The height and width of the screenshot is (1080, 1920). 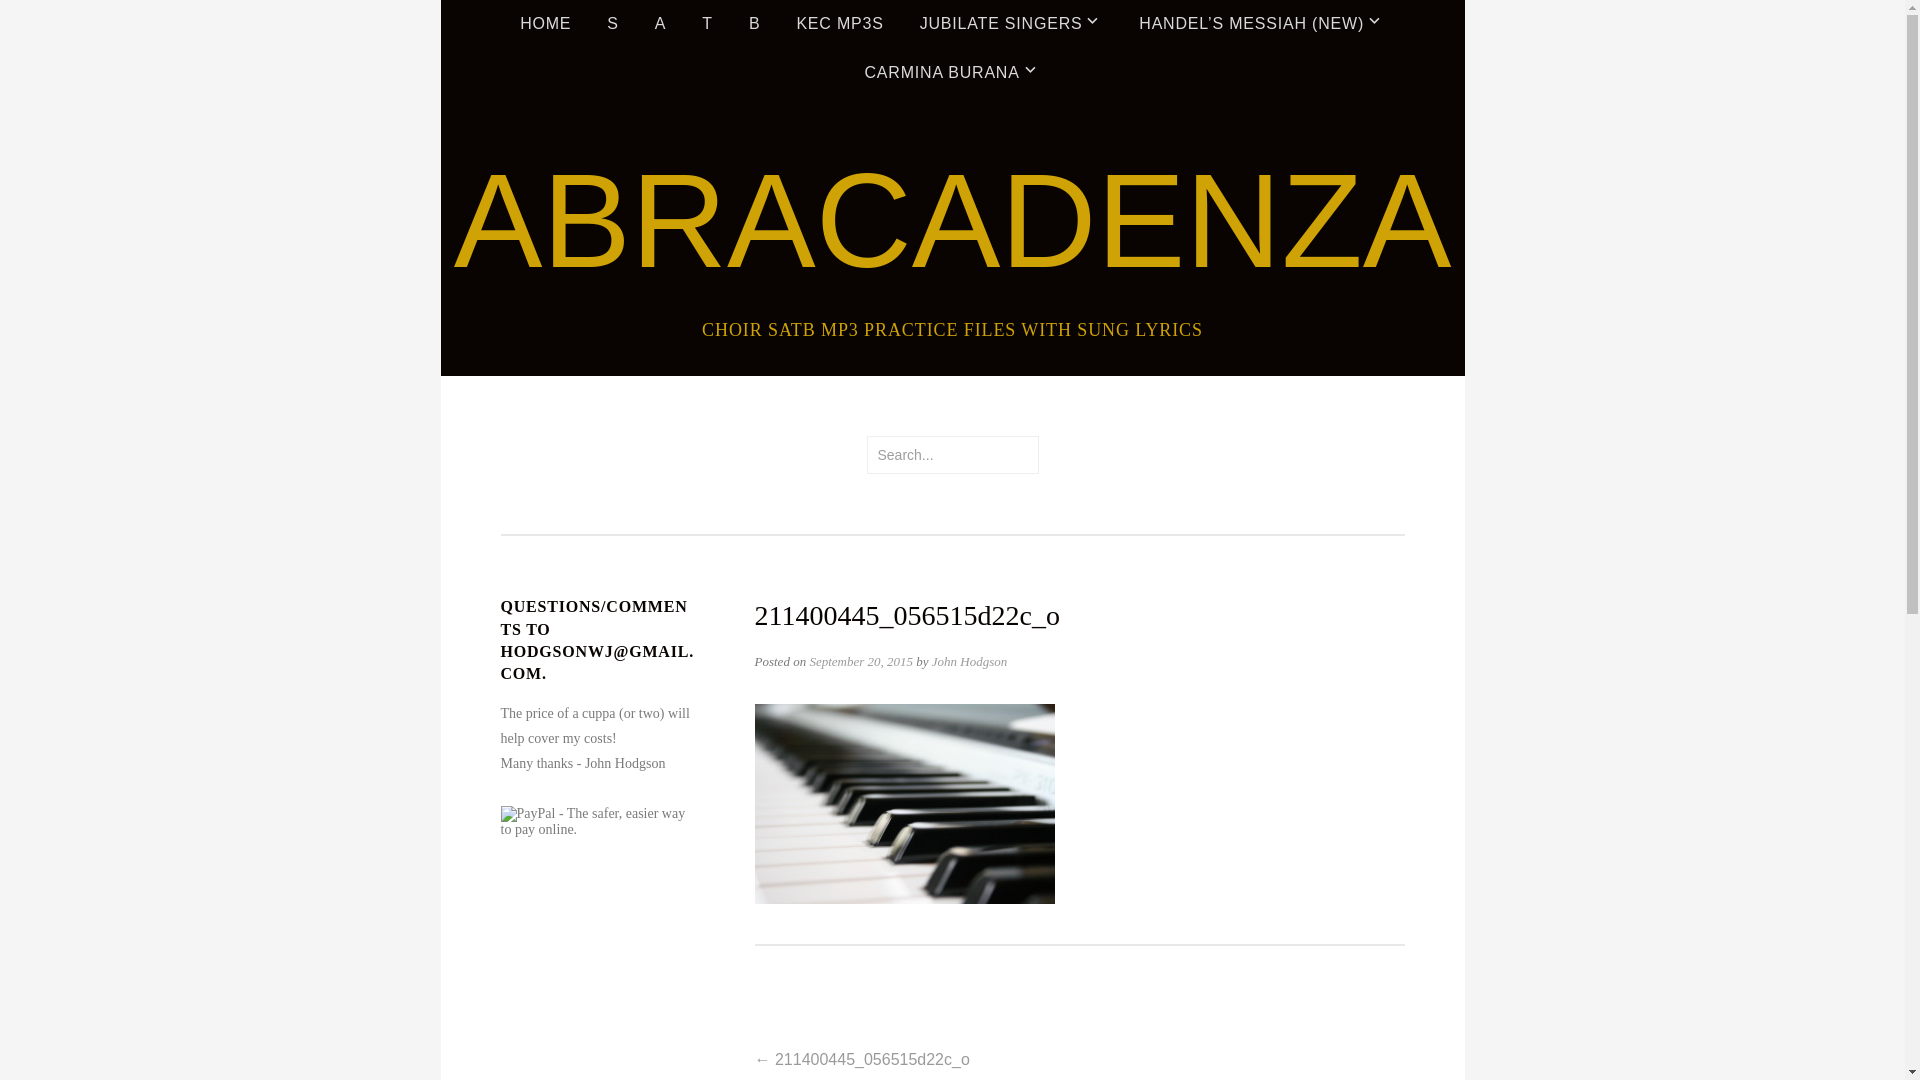 I want to click on 'September 20, 2015', so click(x=860, y=661).